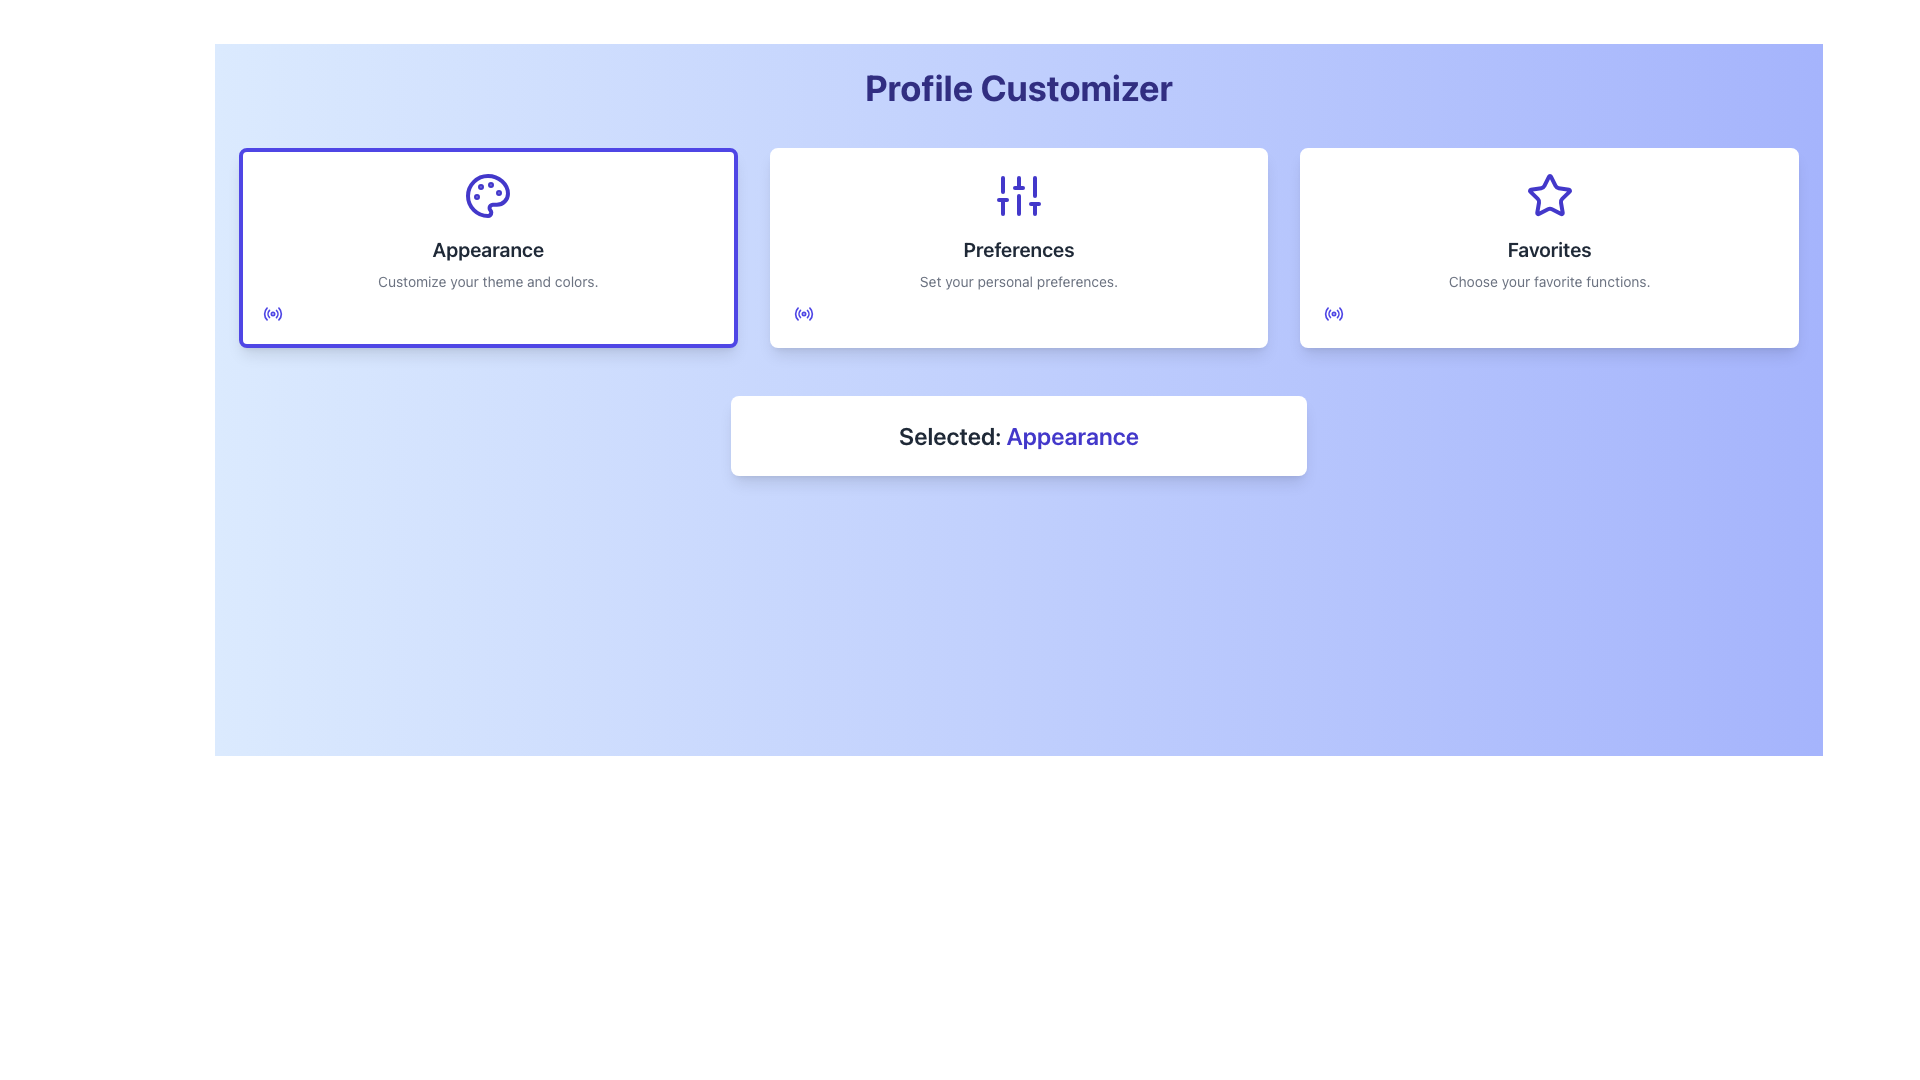  I want to click on the indigo circular radio button located in the bottom-center of the 'Favorites' card section, which is situated under the 'Favorites' title and above the description 'Choose your favorite functions.', so click(1334, 313).